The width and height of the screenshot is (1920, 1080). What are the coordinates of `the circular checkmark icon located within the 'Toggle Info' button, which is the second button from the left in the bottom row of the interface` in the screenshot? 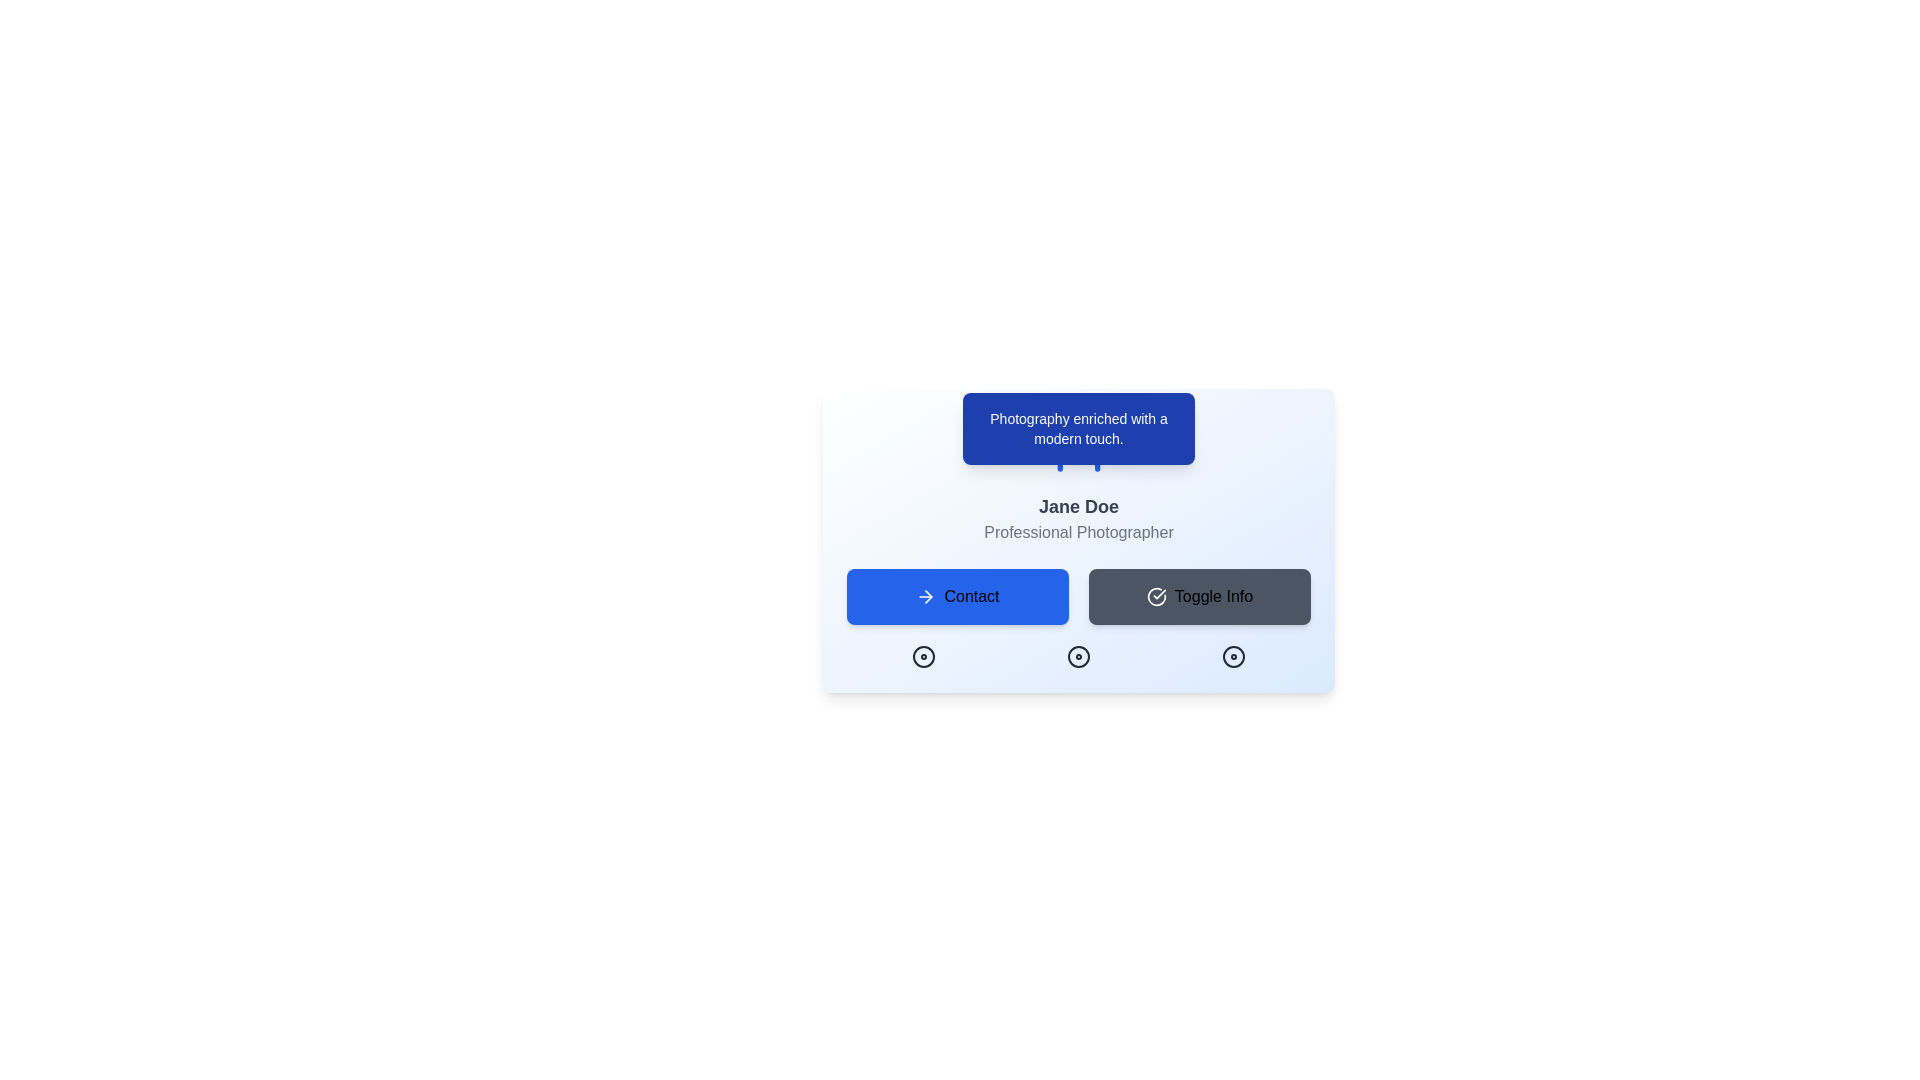 It's located at (1156, 596).